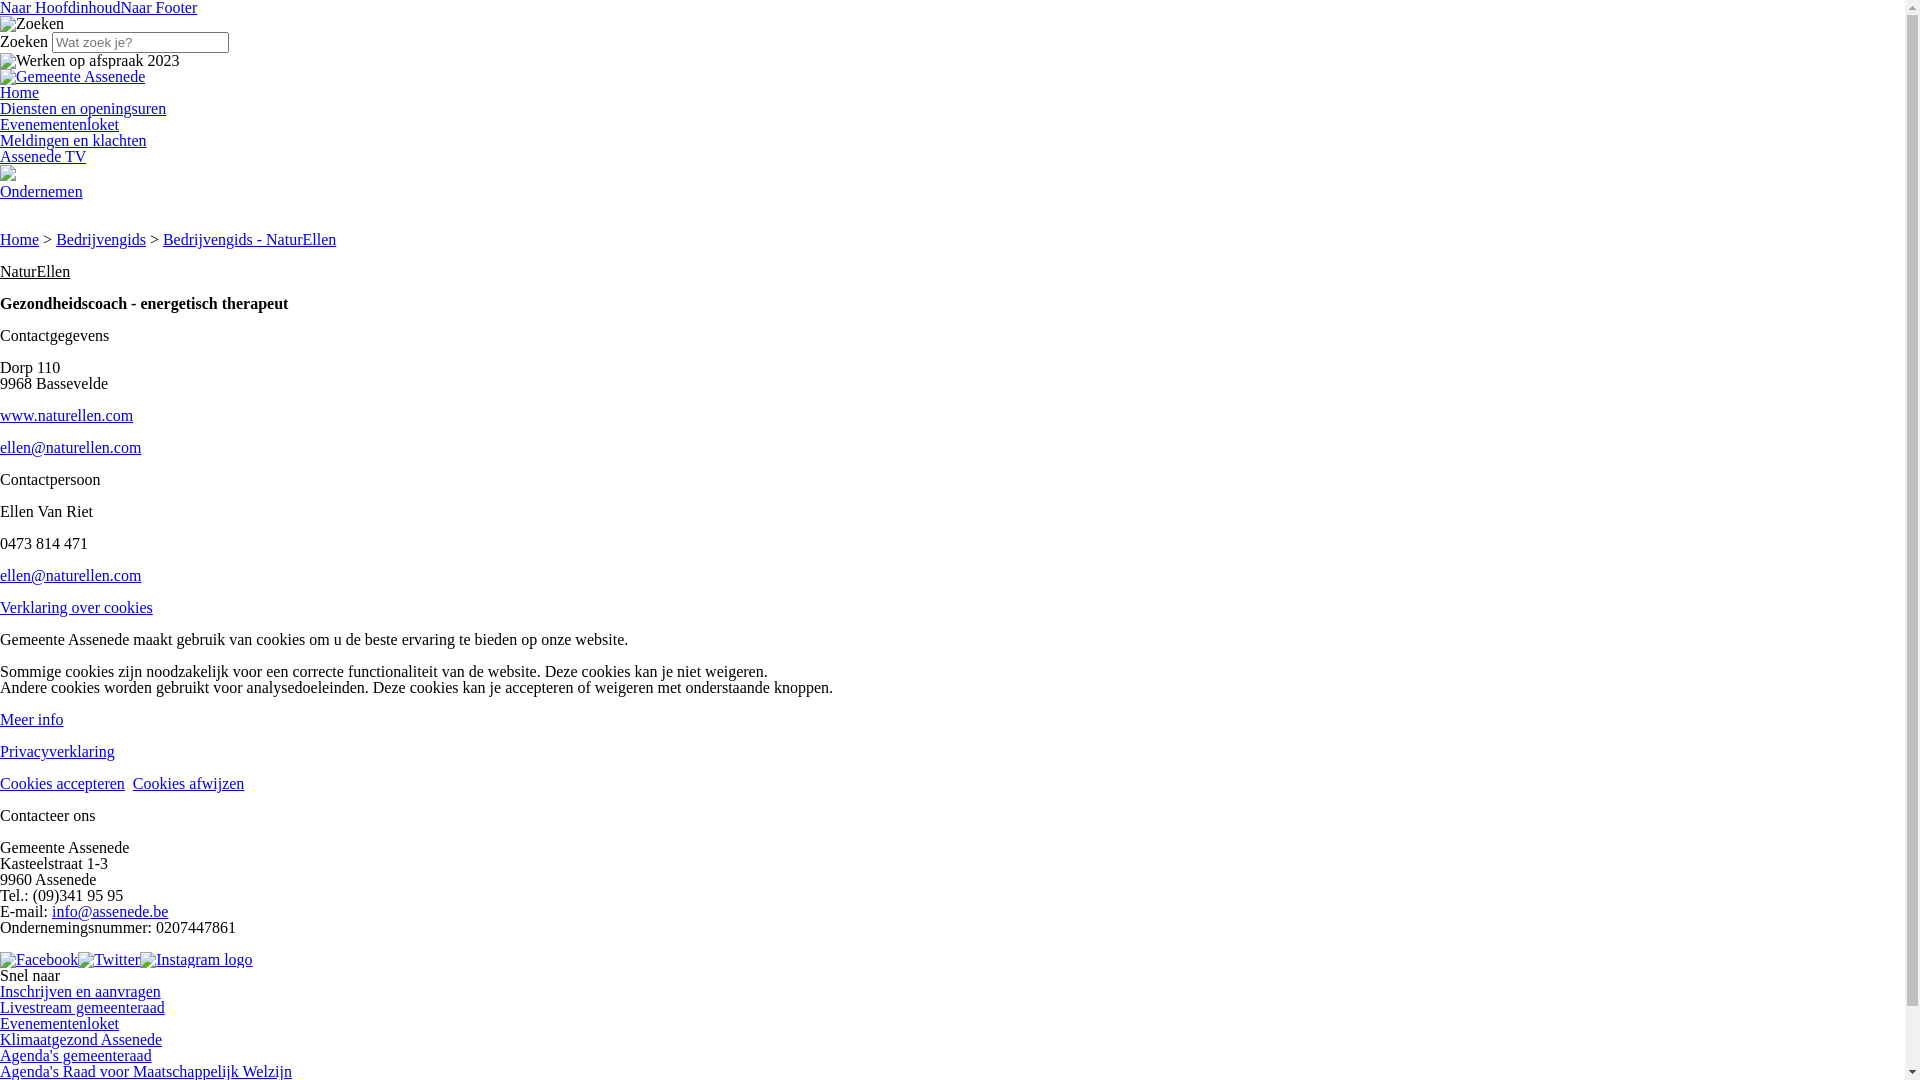 The image size is (1920, 1080). I want to click on 'Bedrijvengids', so click(56, 238).